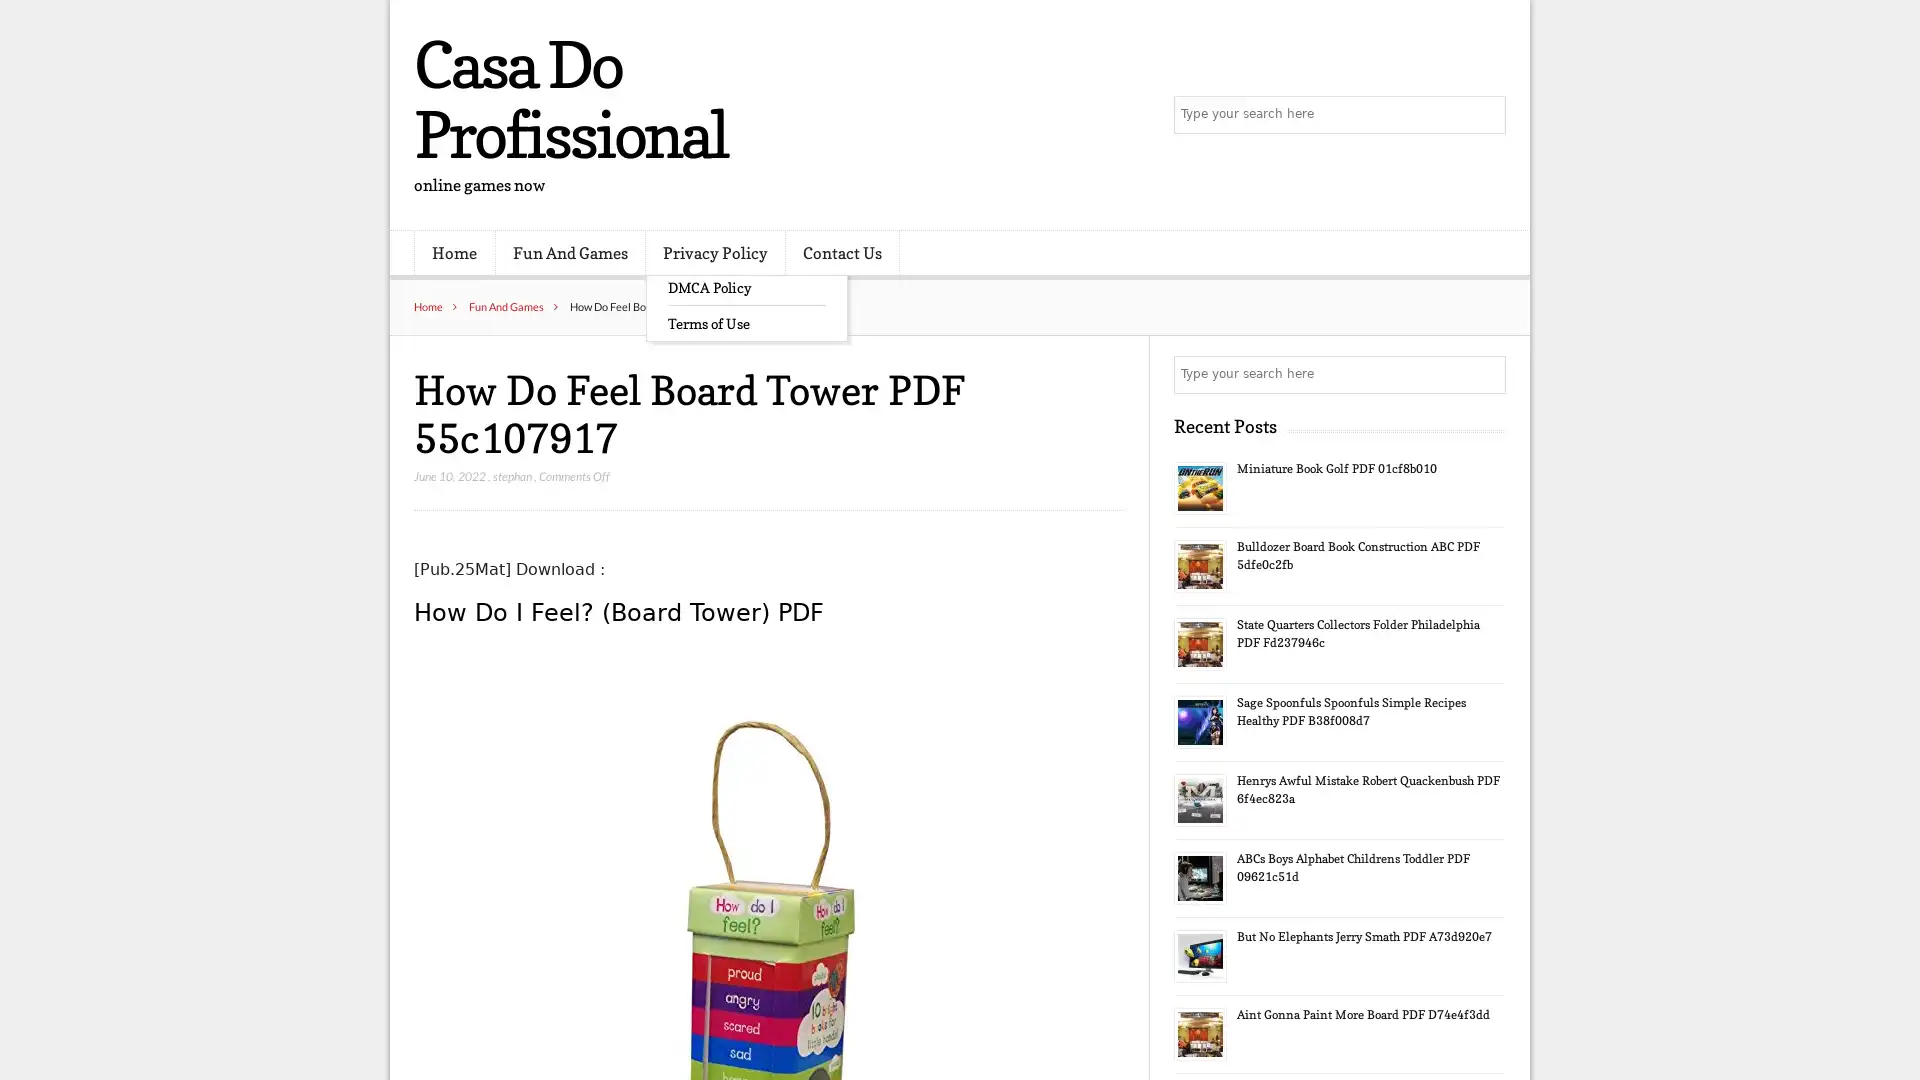 The width and height of the screenshot is (1920, 1080). I want to click on Search, so click(1485, 374).